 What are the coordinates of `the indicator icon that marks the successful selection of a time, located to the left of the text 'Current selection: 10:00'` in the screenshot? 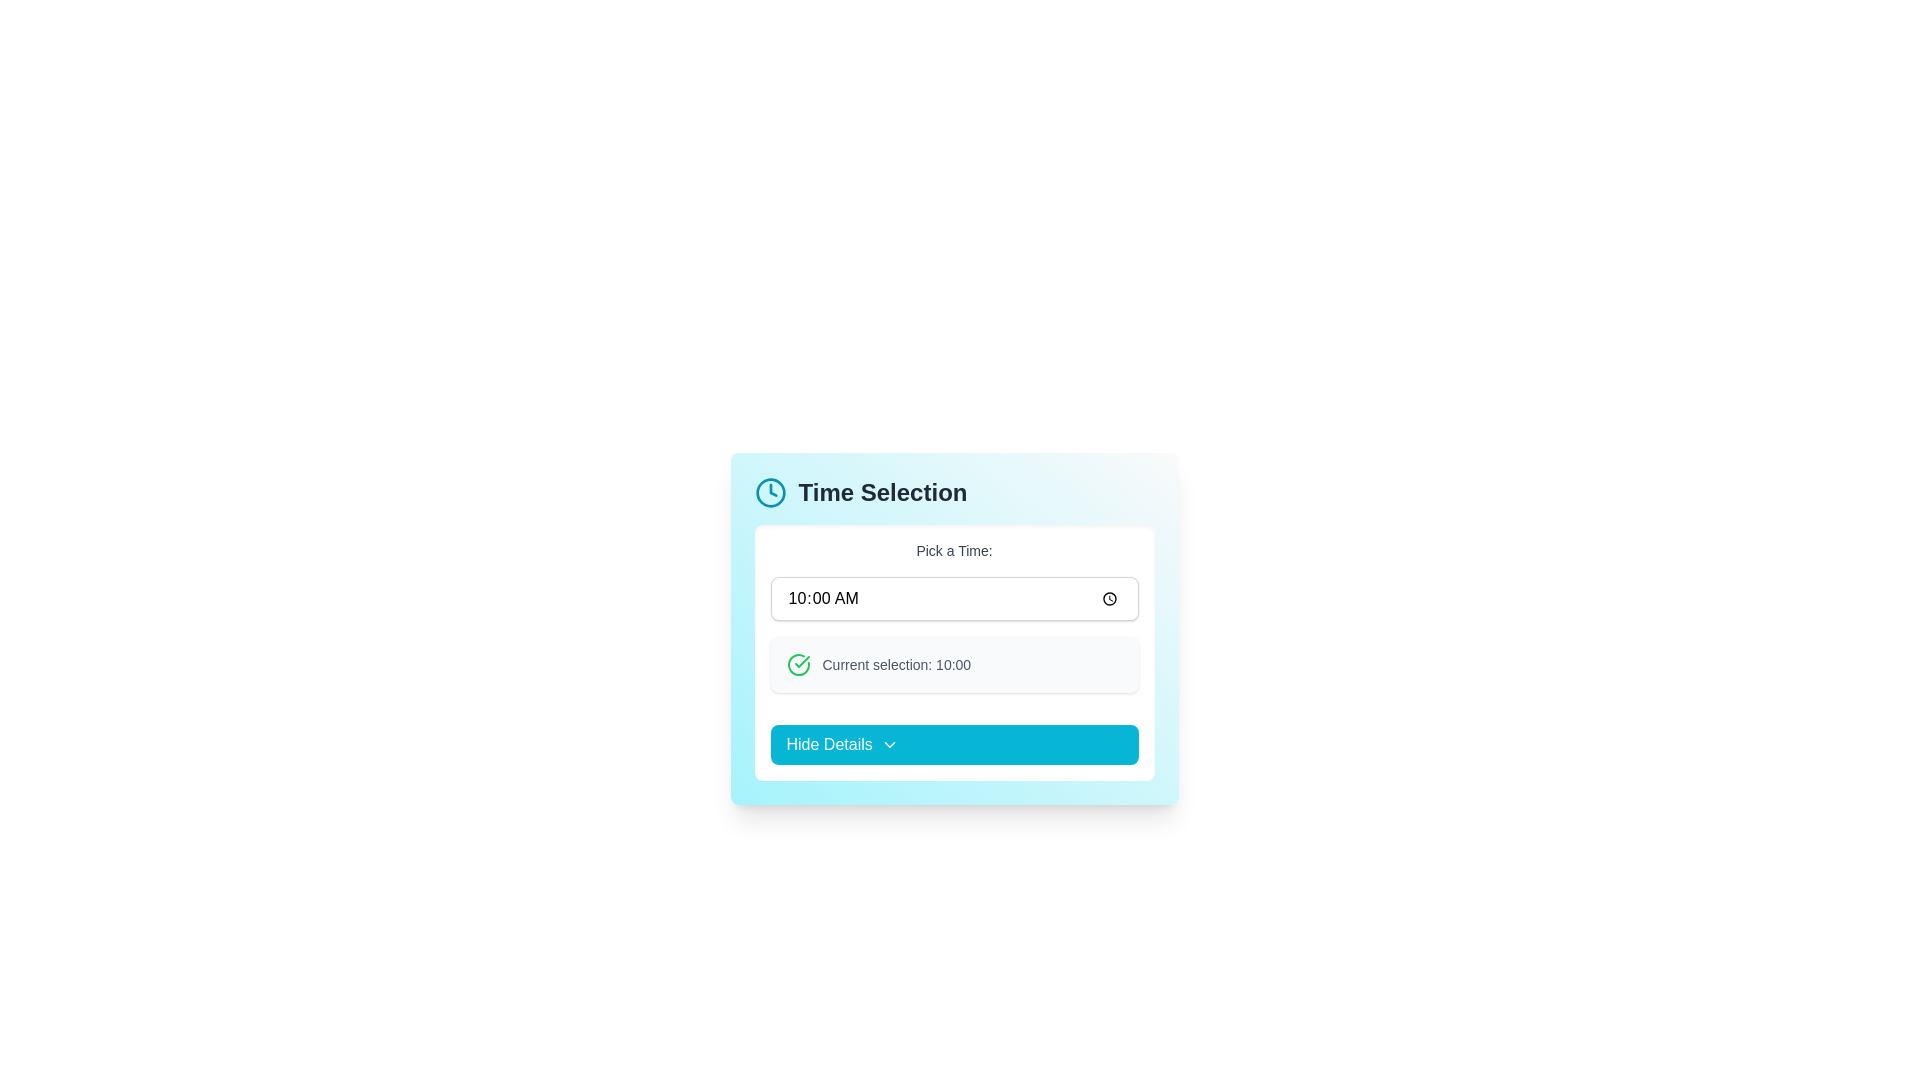 It's located at (797, 664).